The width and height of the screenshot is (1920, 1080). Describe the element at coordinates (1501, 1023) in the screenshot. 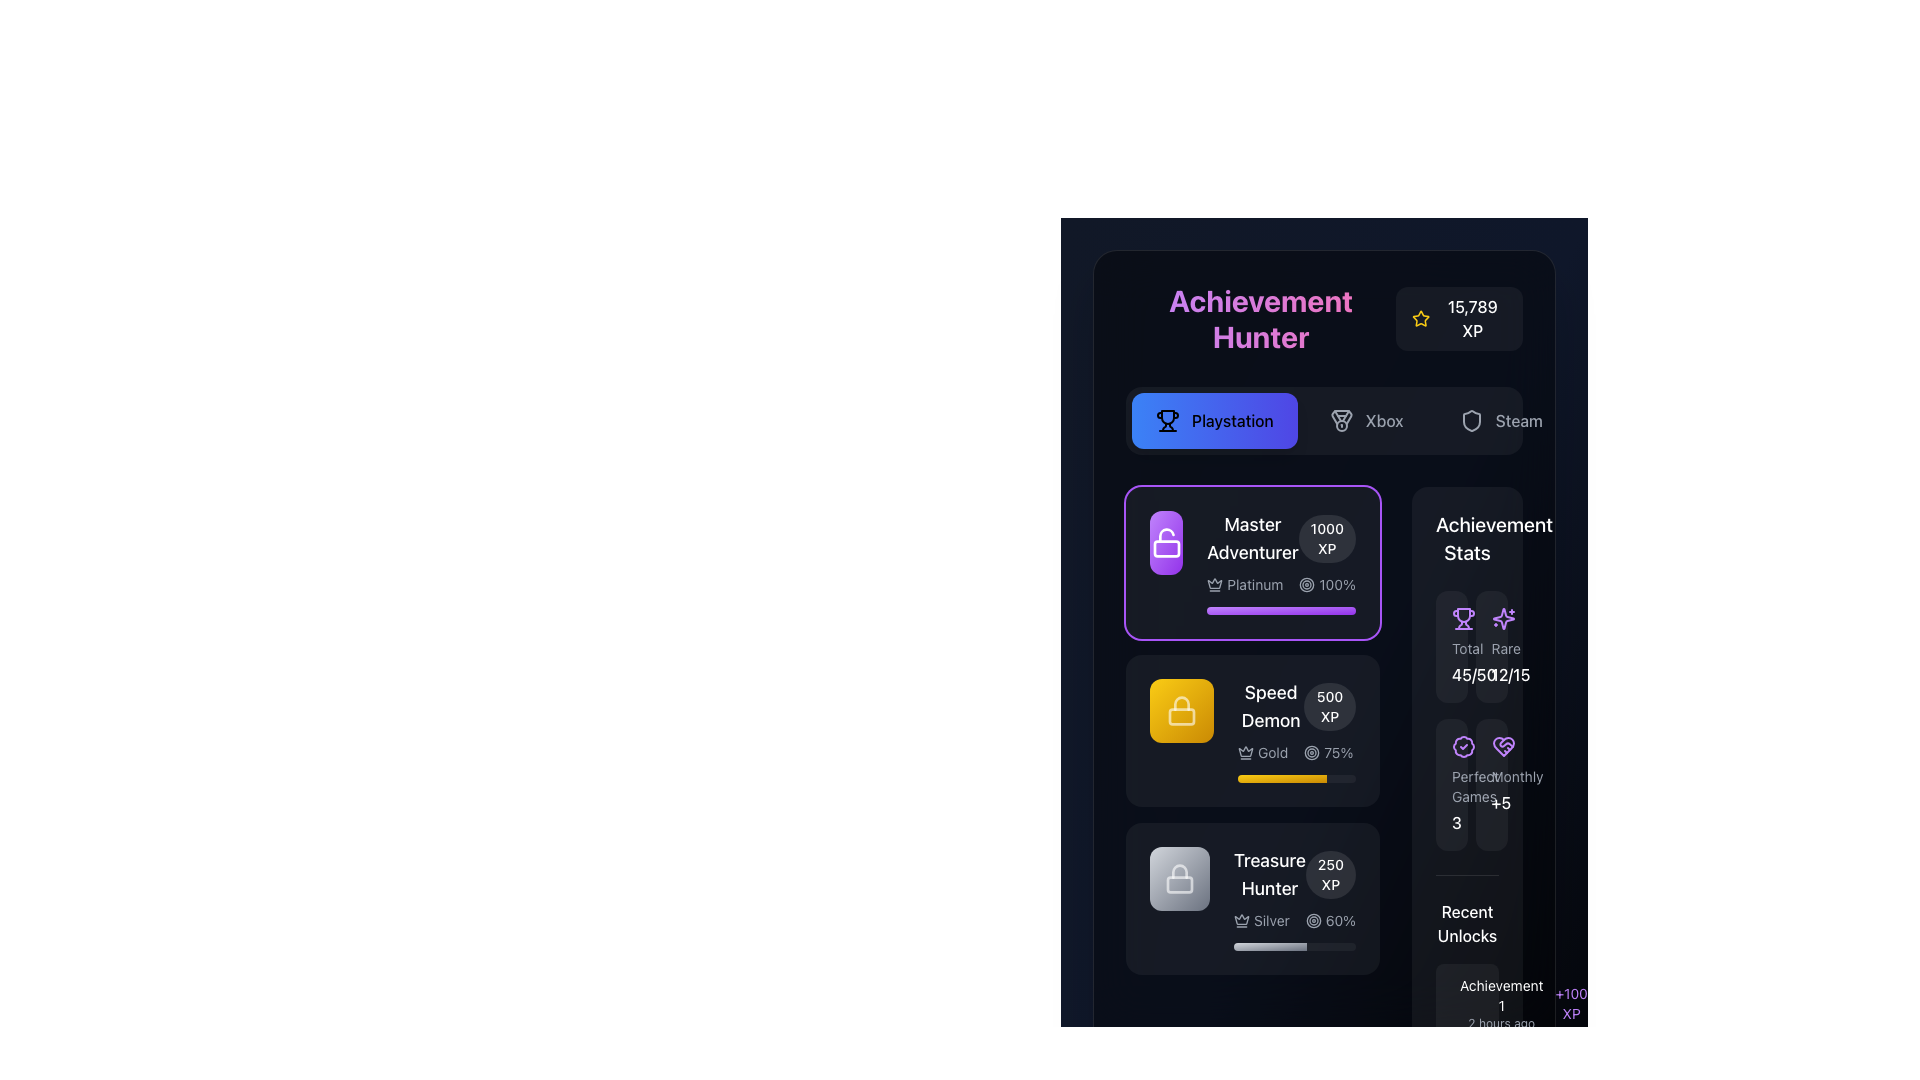

I see `the text label displaying '2 hours ago' in a small gray font, located in the 'Recent Unlocks' section below 'Achievement 1'` at that location.